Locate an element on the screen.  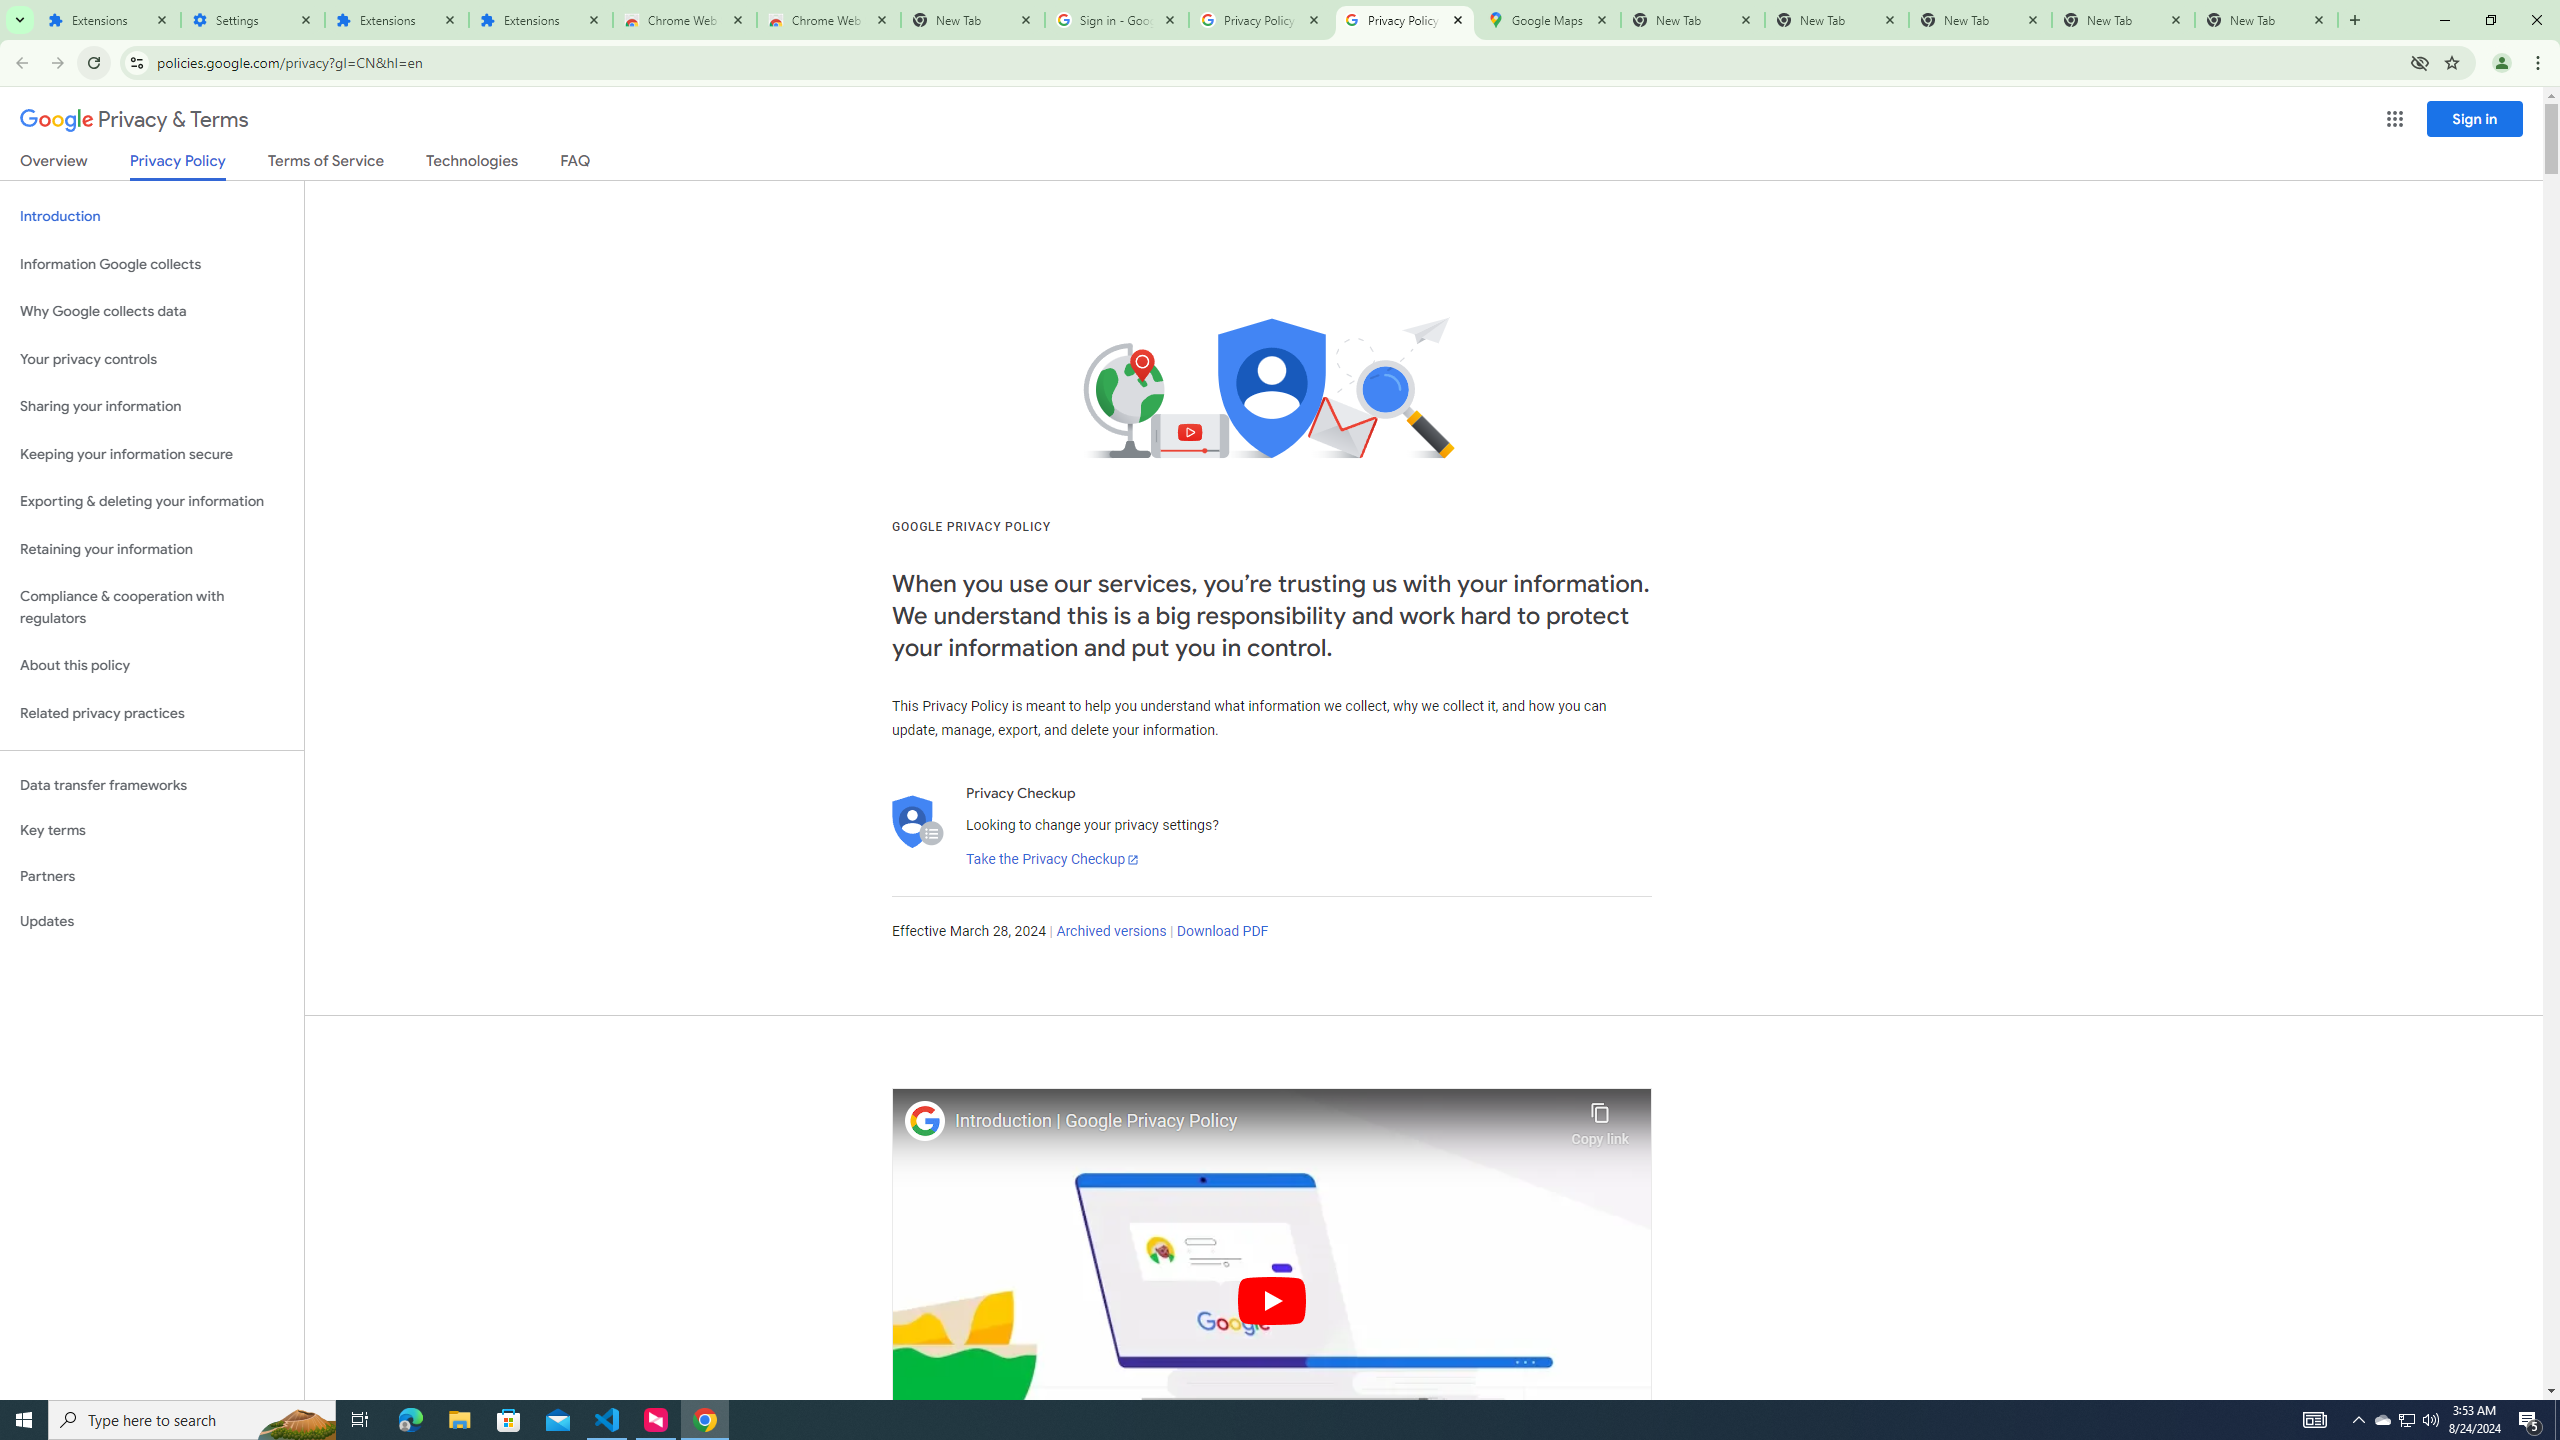
'Settings' is located at coordinates (252, 19).